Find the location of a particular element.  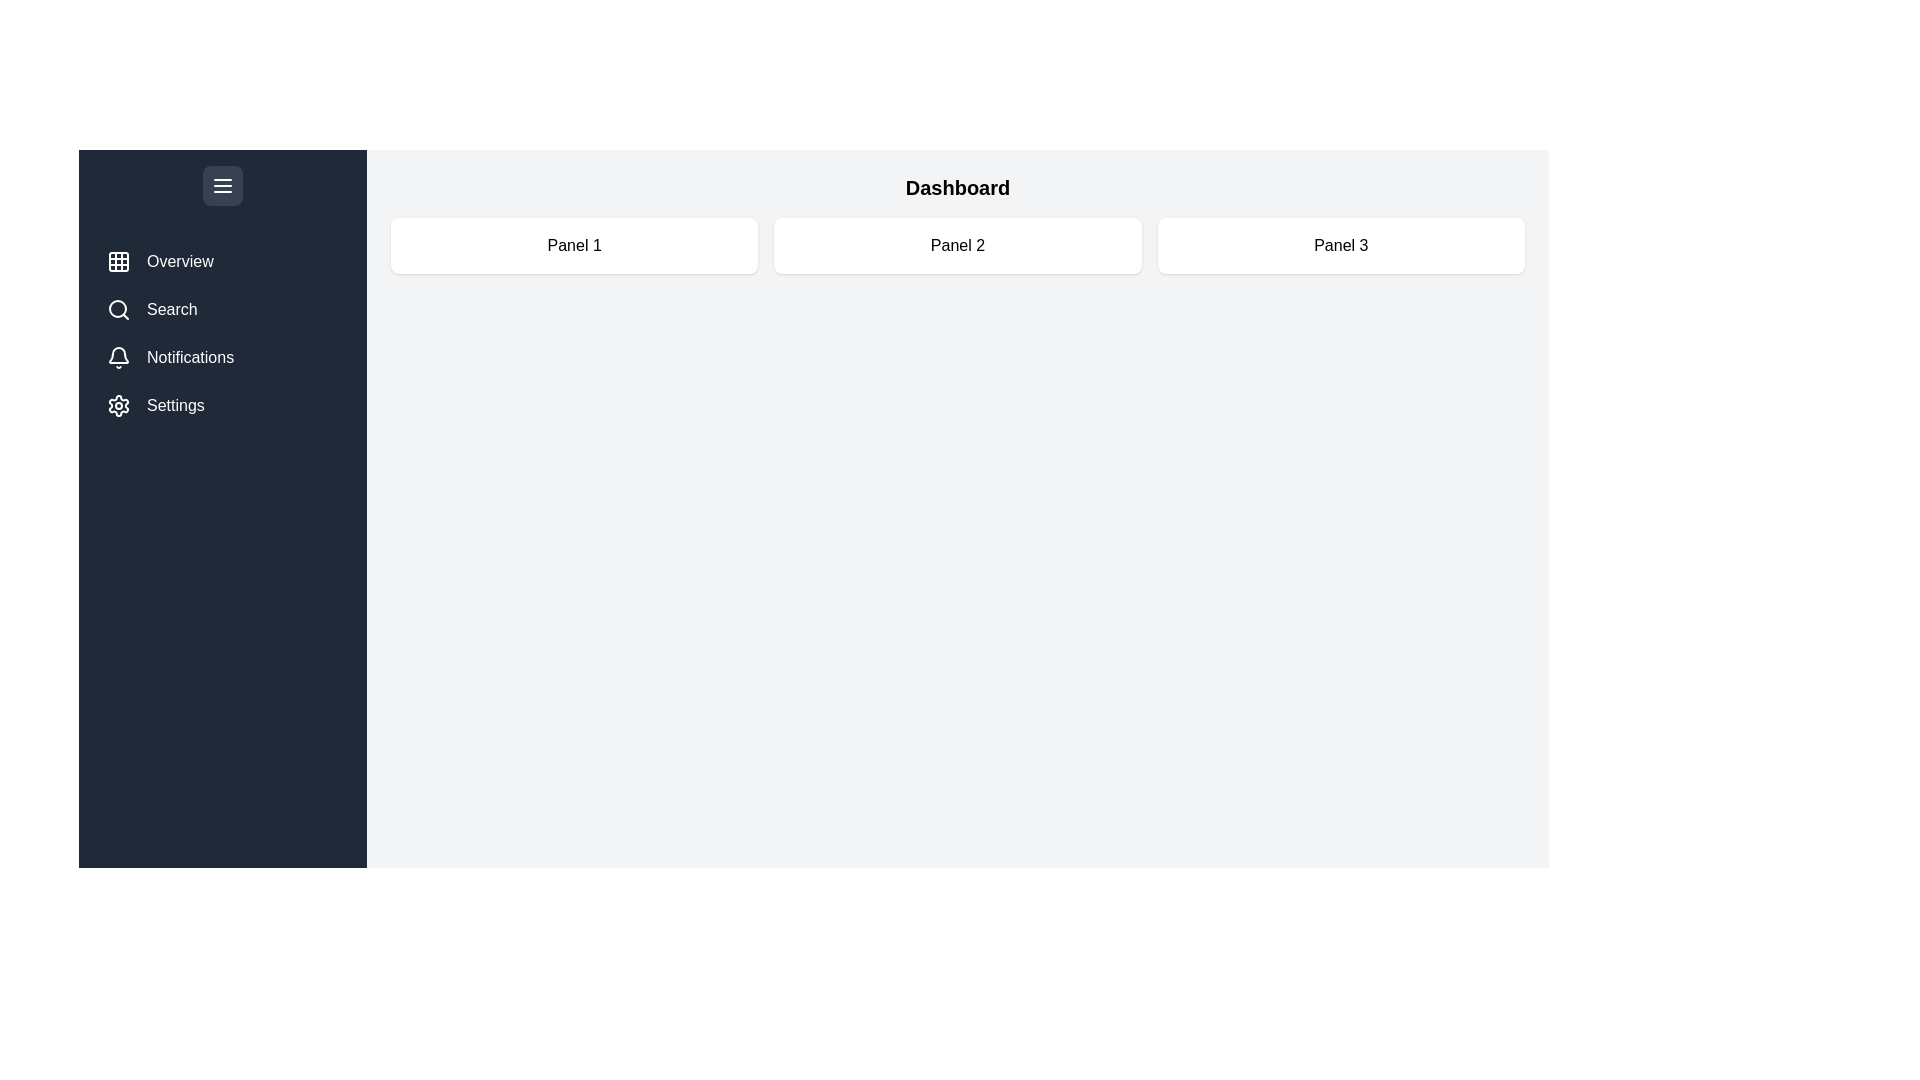

the menu item Settings to observe its hover effect is located at coordinates (222, 405).